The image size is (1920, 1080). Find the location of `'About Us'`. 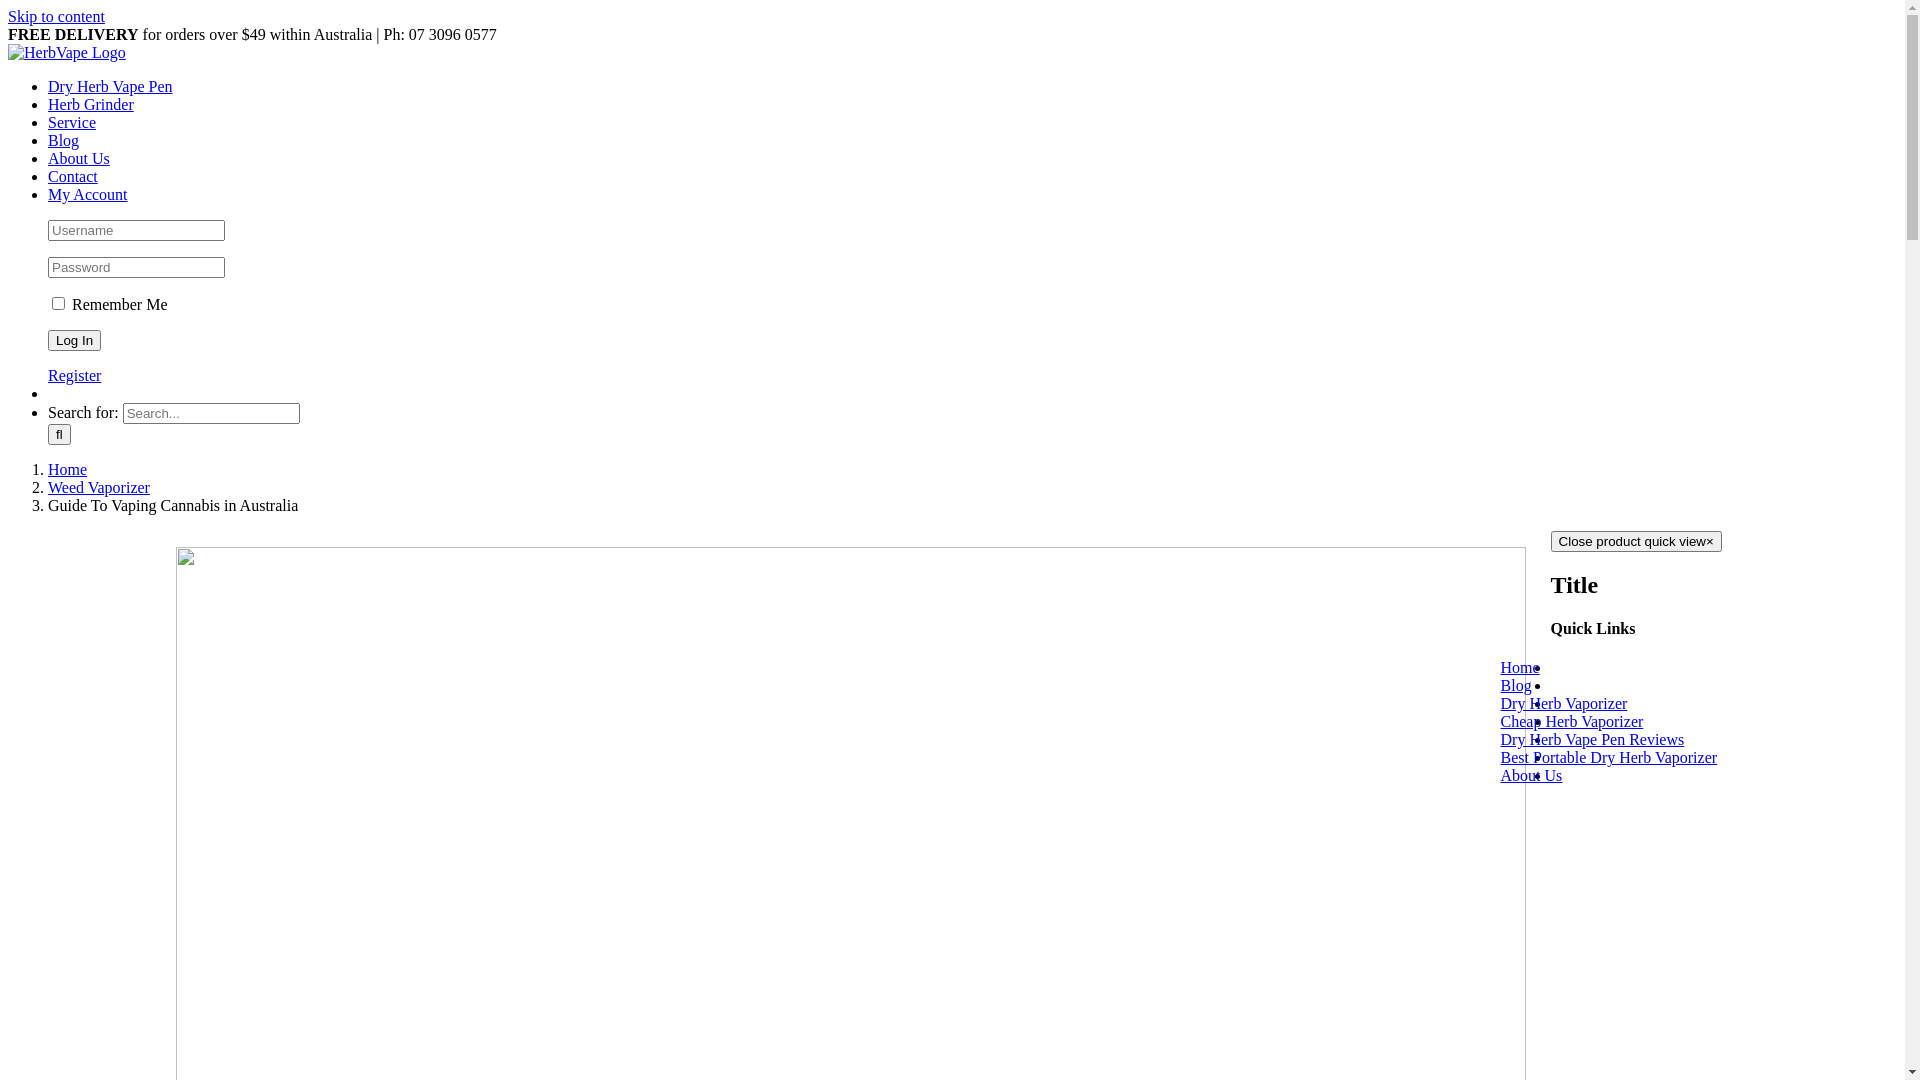

'About Us' is located at coordinates (1555, 774).